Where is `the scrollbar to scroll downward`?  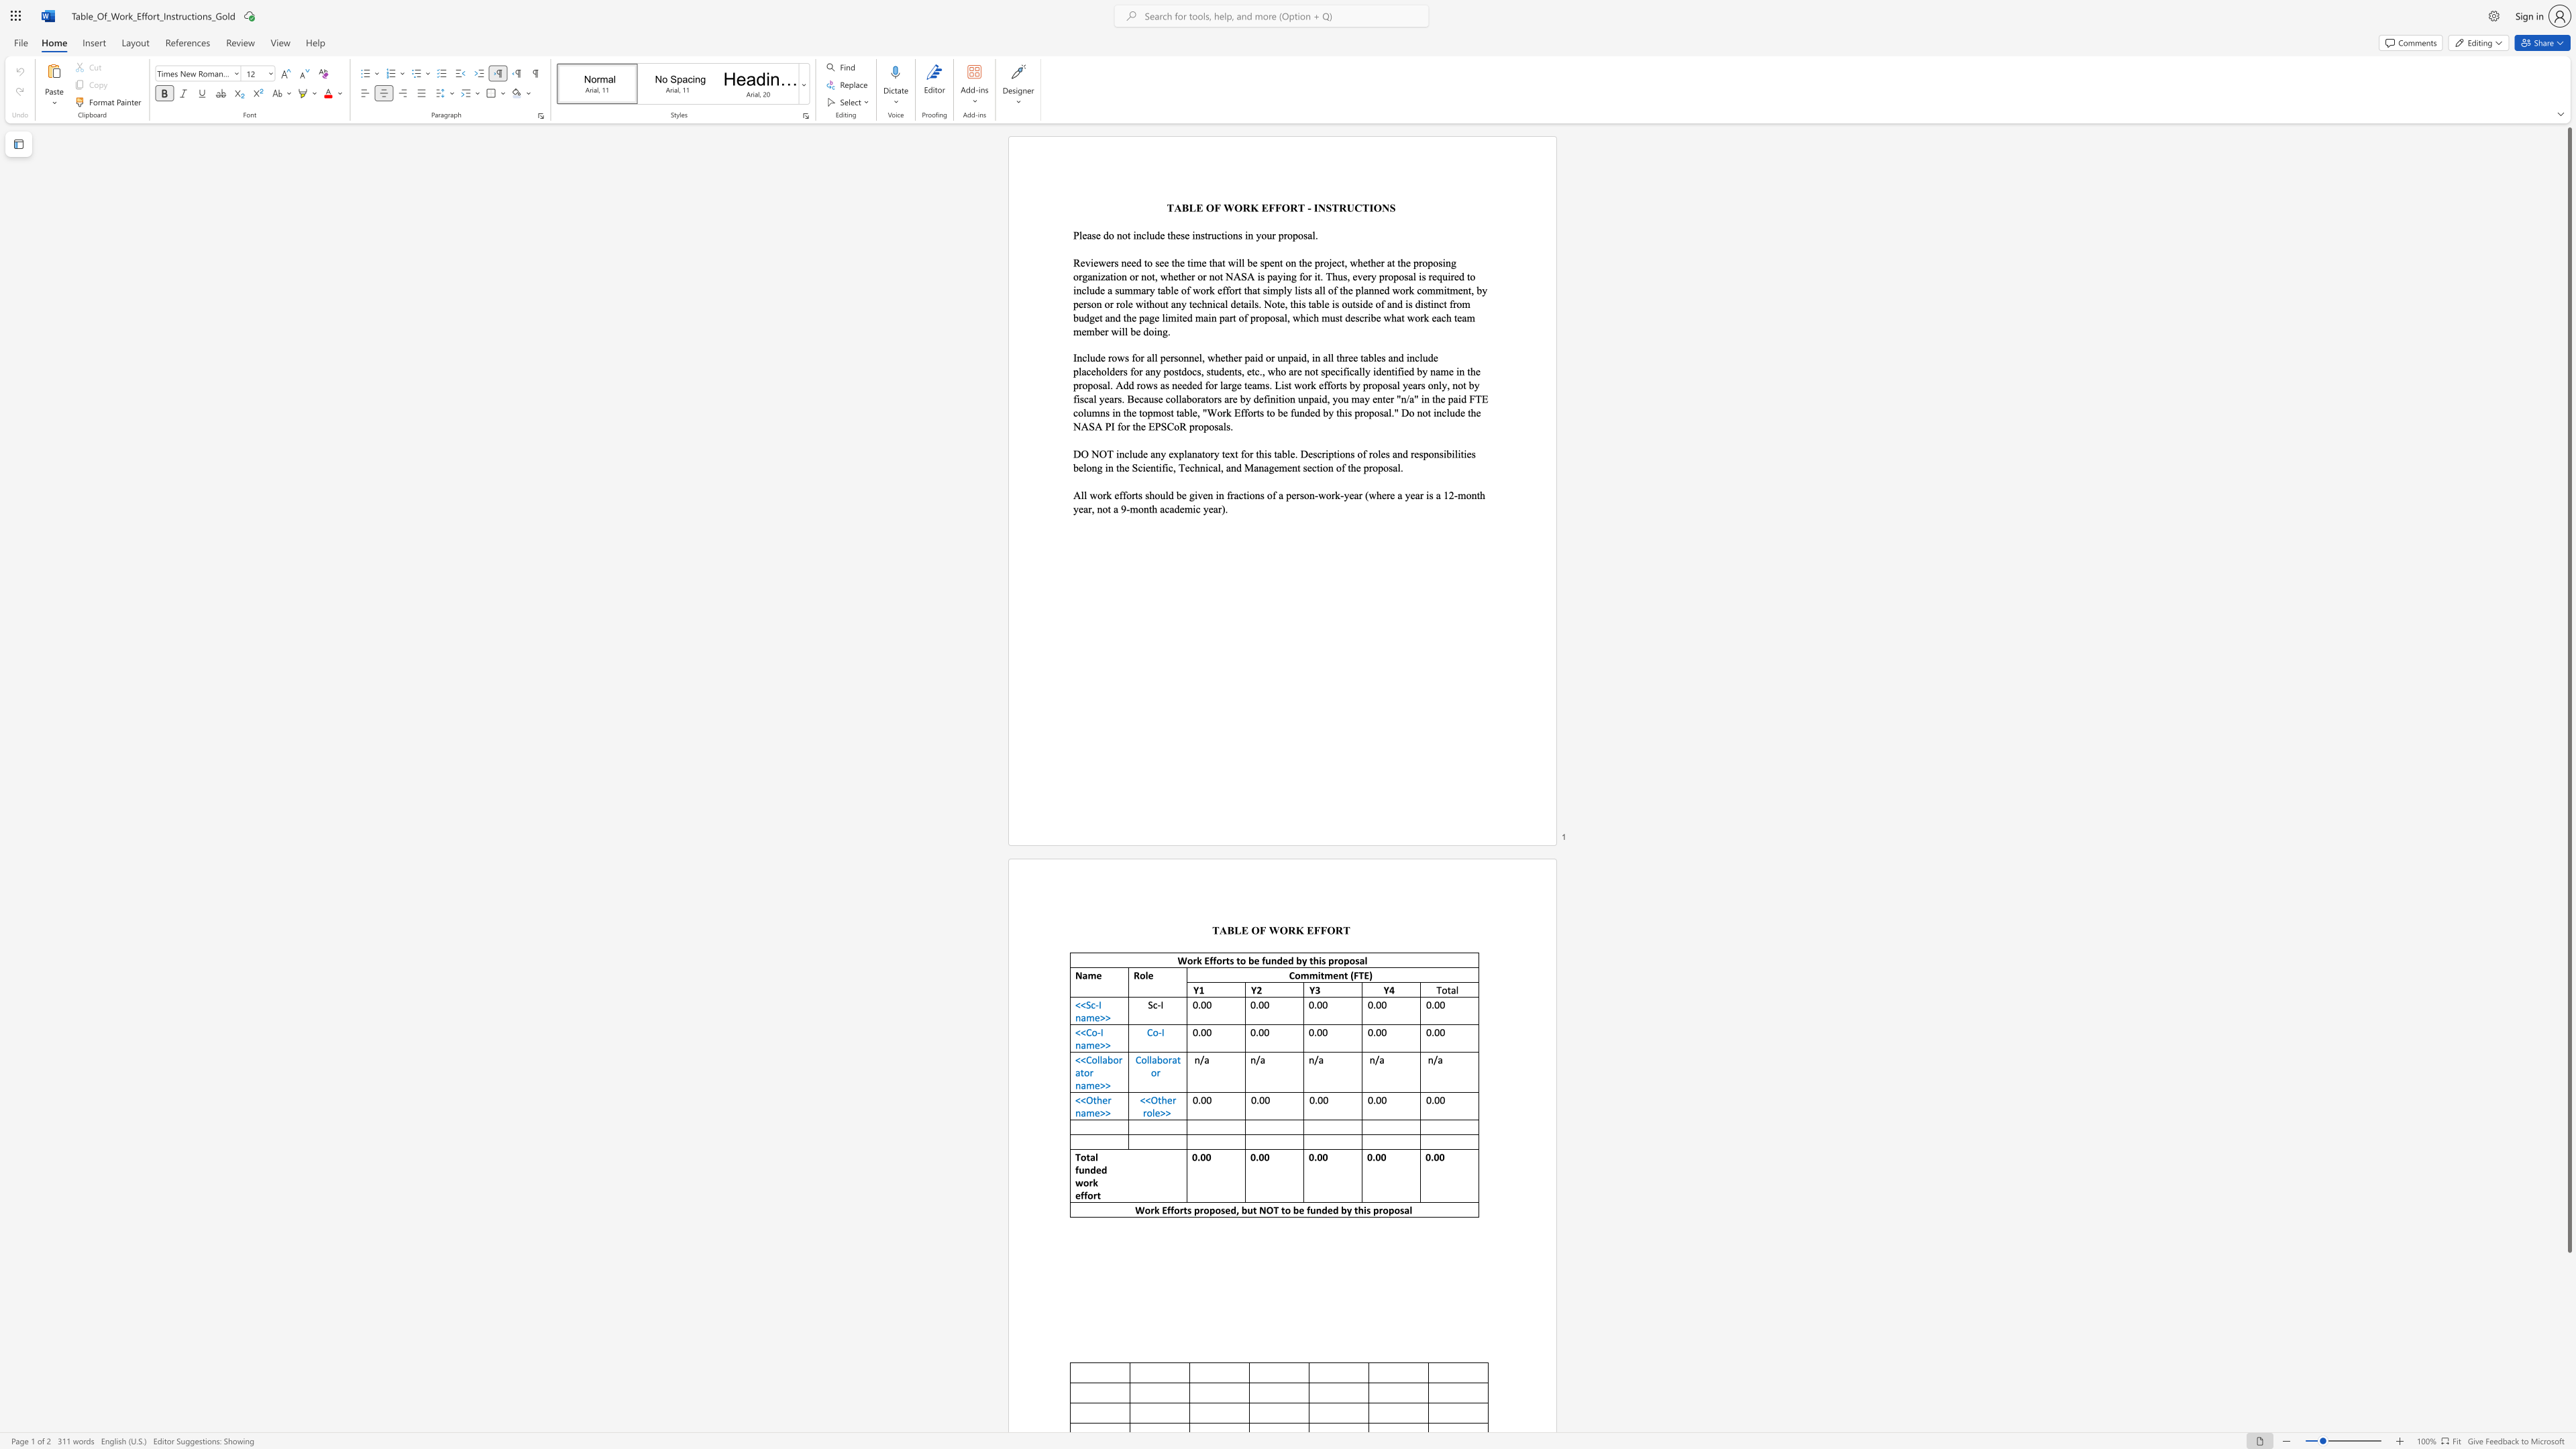 the scrollbar to scroll downward is located at coordinates (2568, 1280).